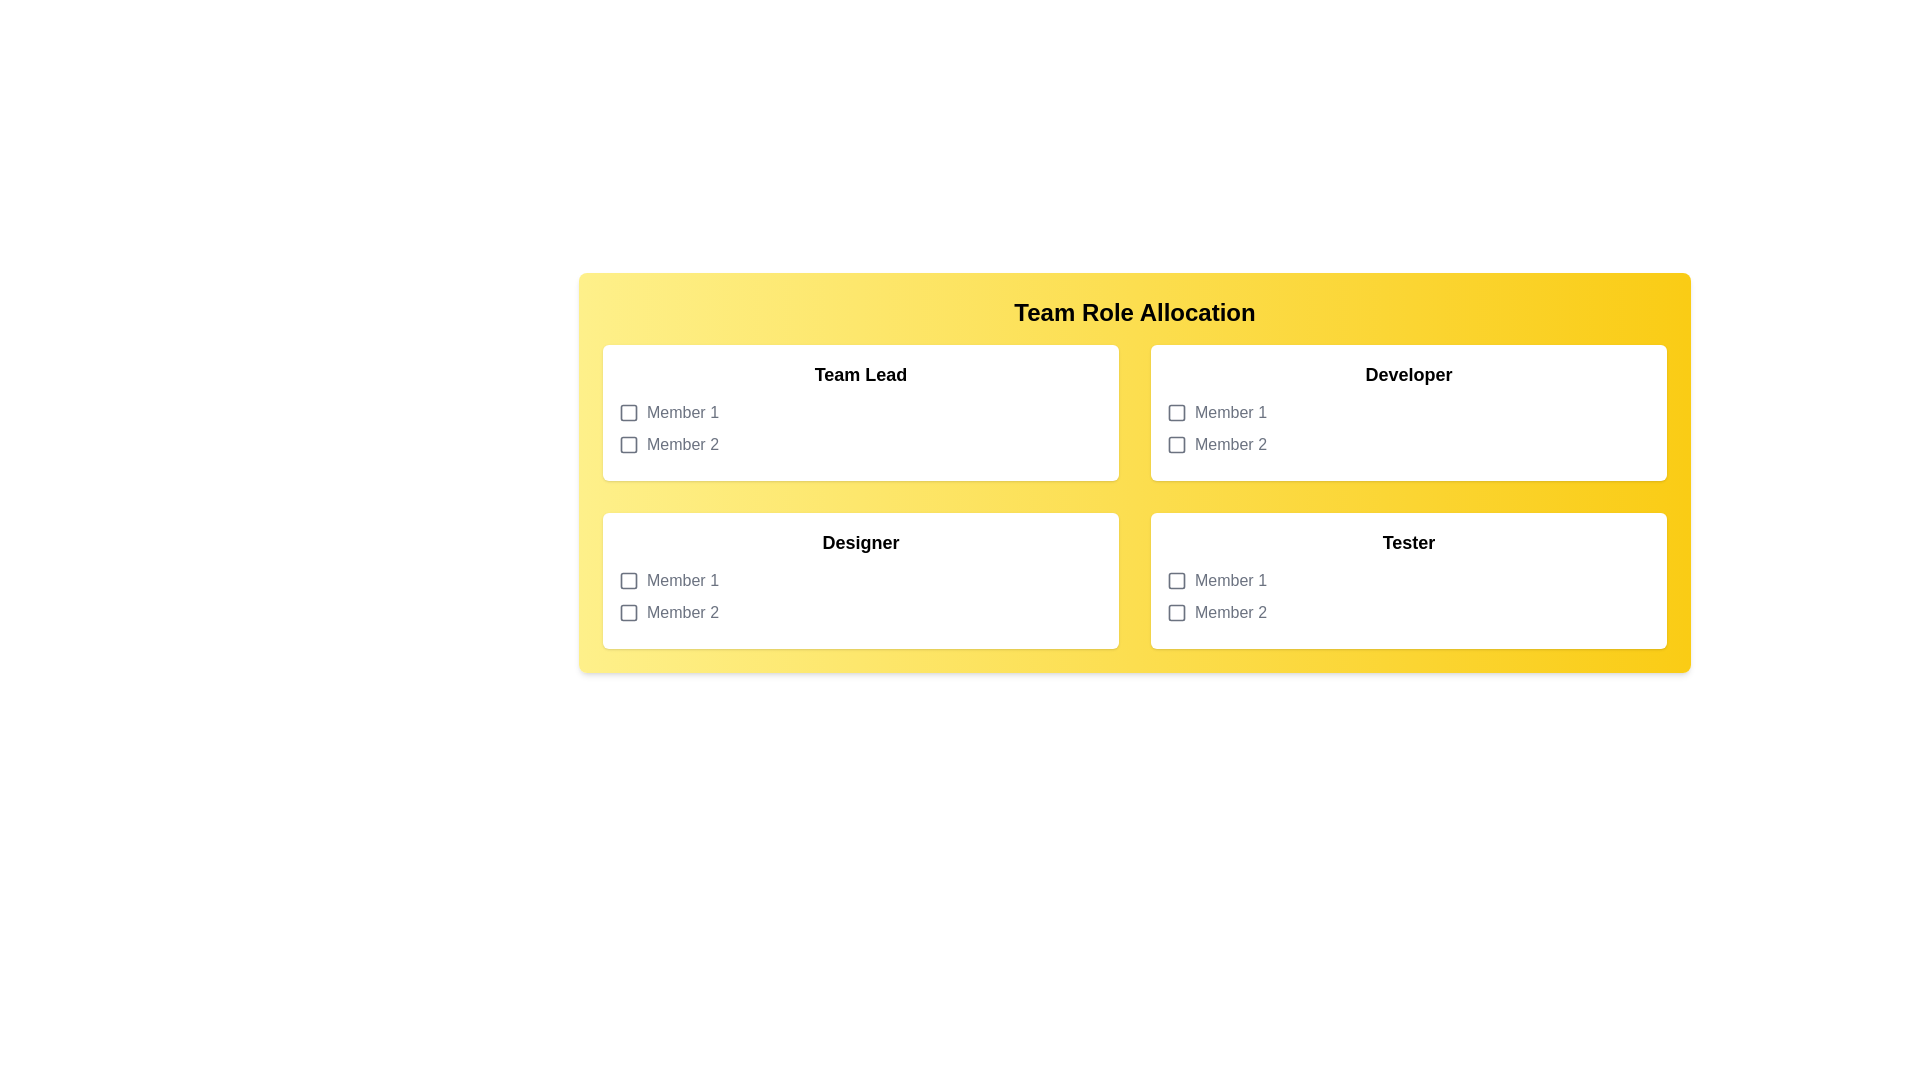 This screenshot has height=1080, width=1920. Describe the element at coordinates (627, 581) in the screenshot. I see `the icon next to Designer for Member 1 to toggle selection` at that location.